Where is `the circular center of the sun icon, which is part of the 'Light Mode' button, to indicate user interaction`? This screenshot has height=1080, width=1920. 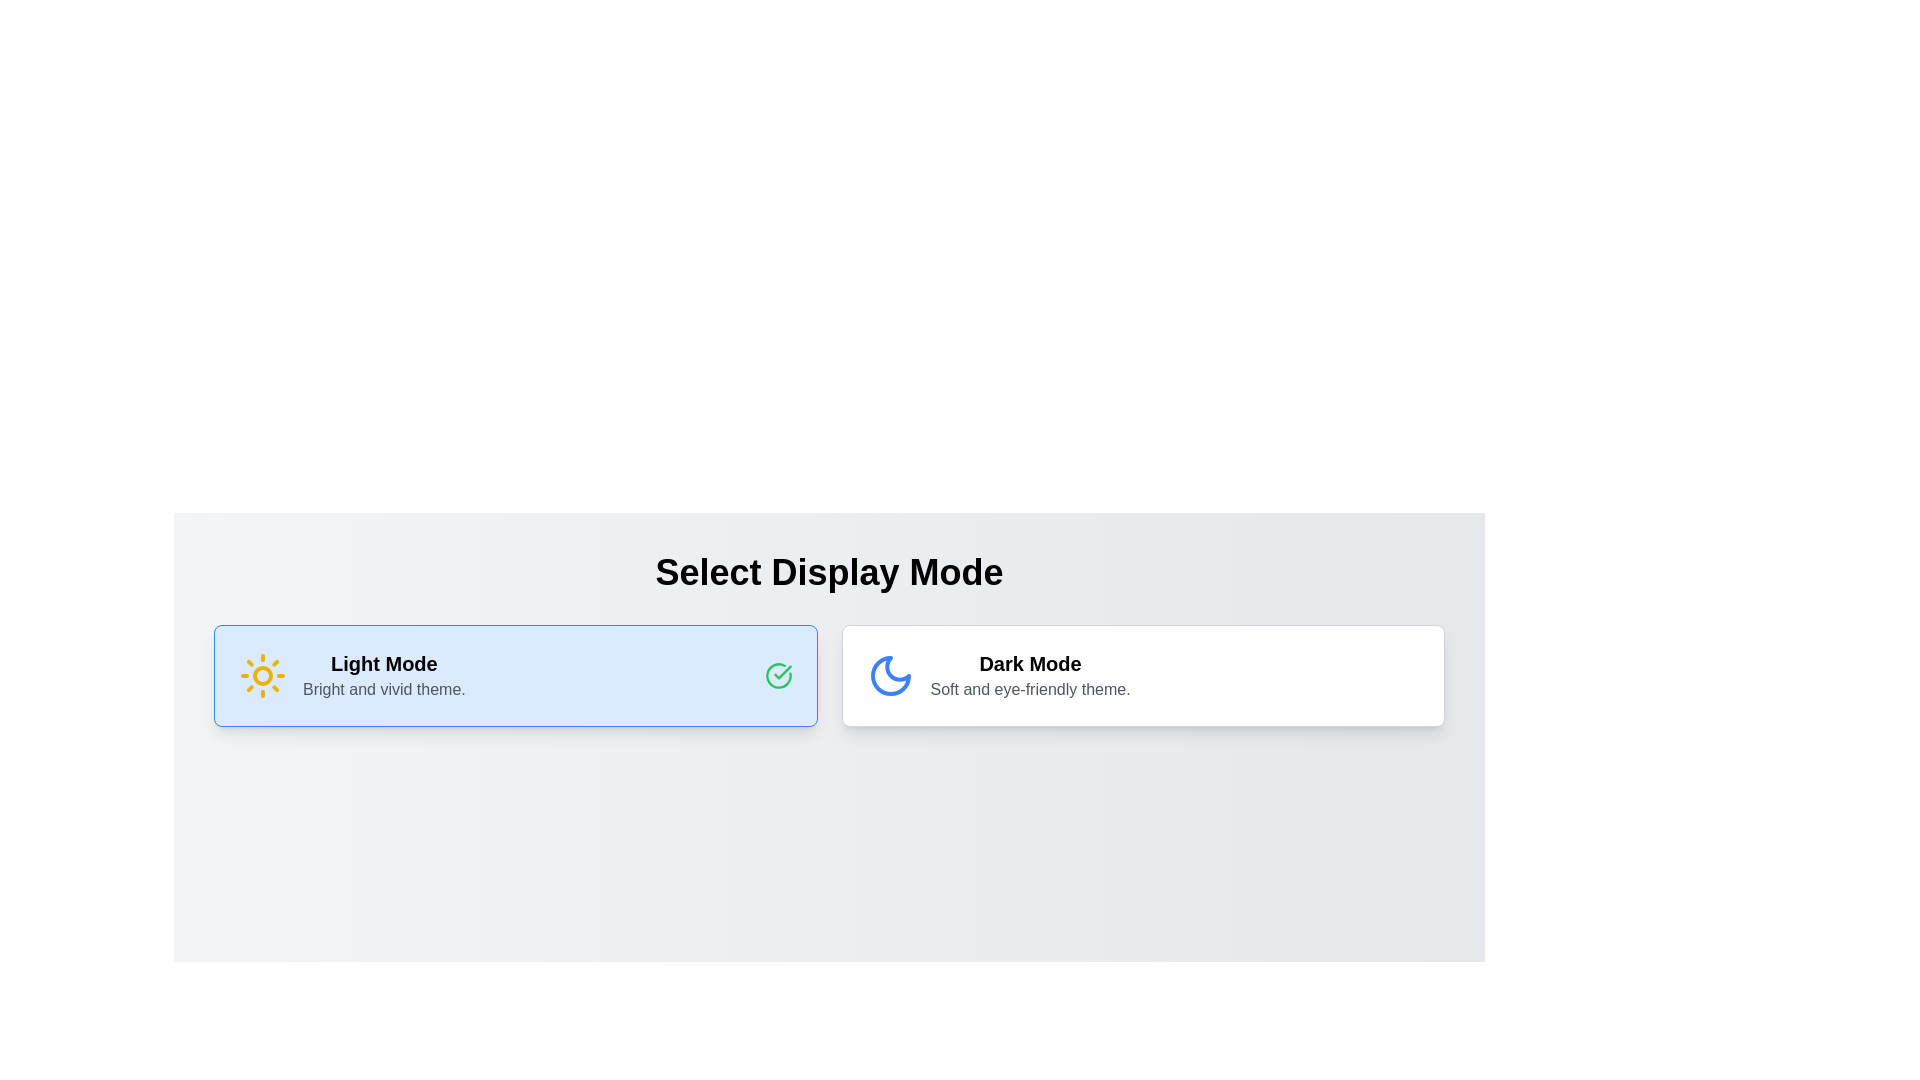 the circular center of the sun icon, which is part of the 'Light Mode' button, to indicate user interaction is located at coordinates (262, 675).